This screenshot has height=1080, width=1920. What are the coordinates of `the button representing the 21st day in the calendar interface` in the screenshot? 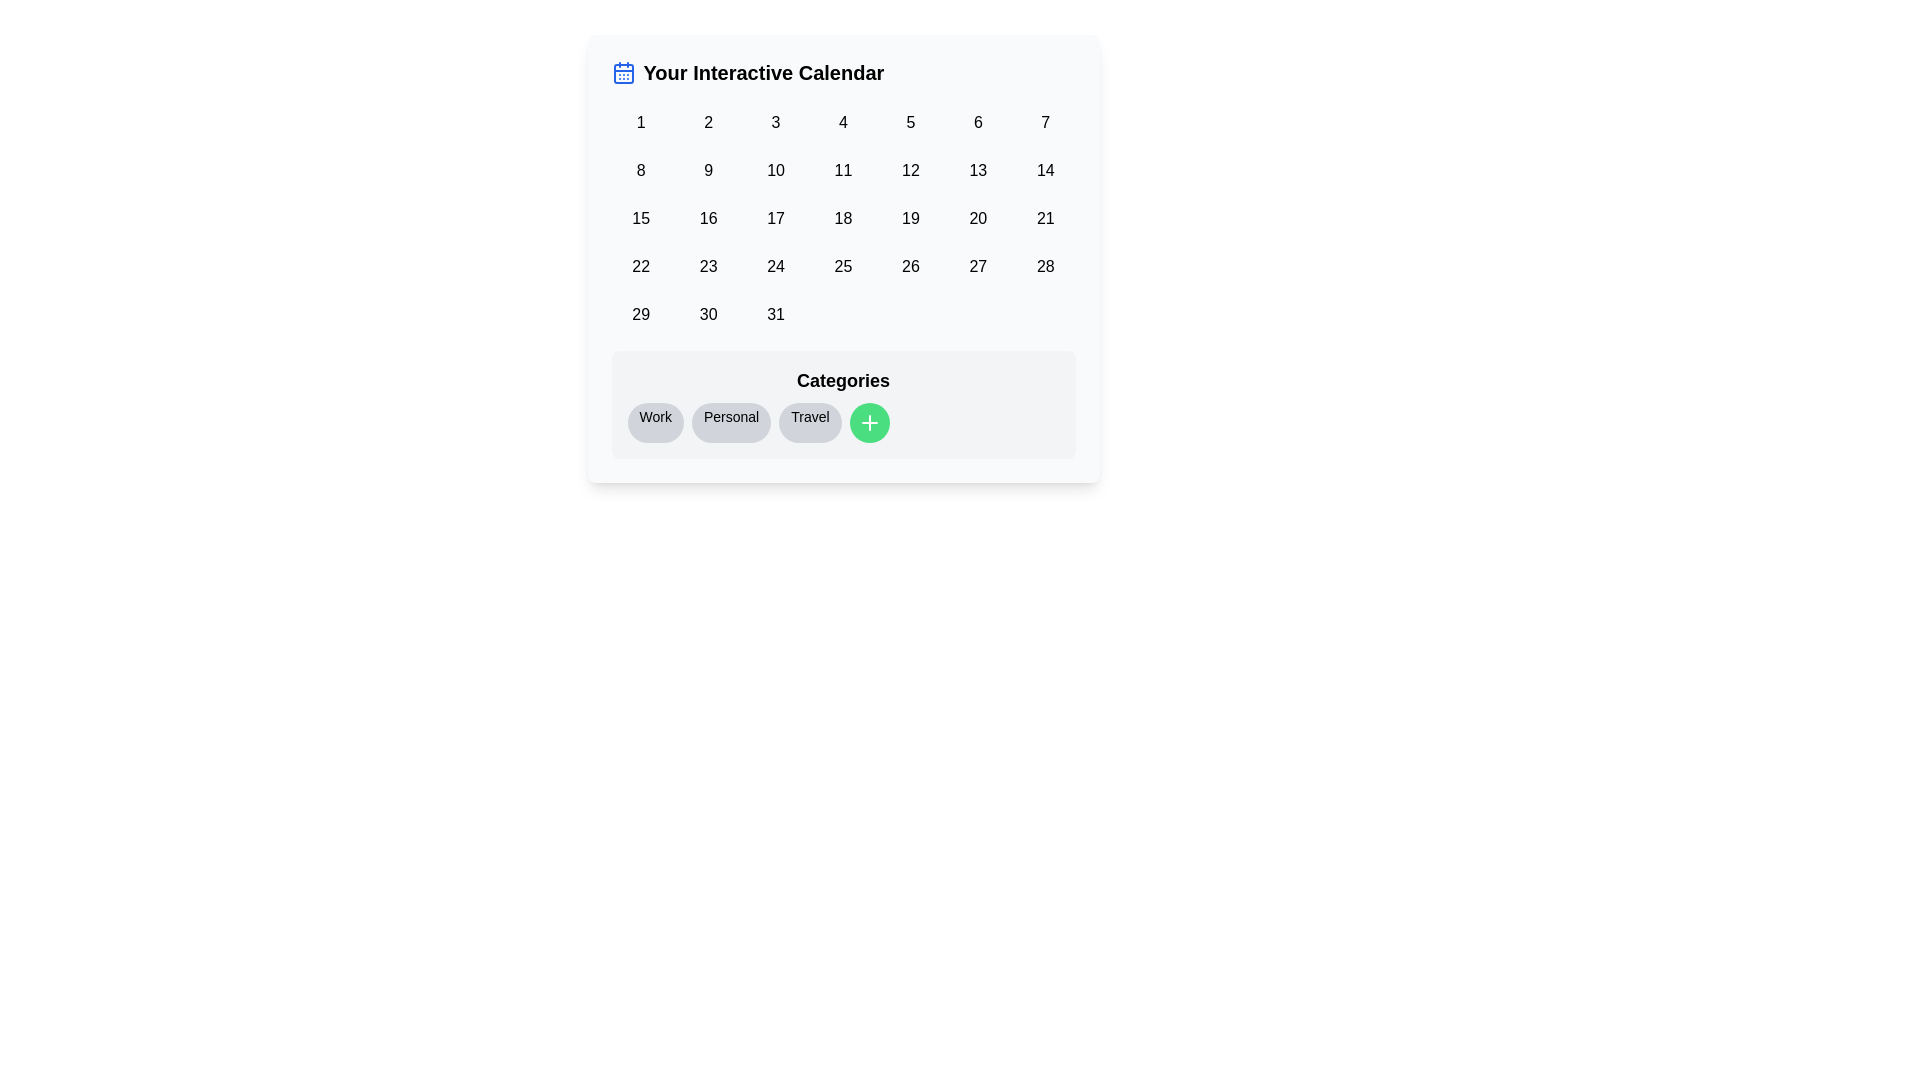 It's located at (1044, 219).